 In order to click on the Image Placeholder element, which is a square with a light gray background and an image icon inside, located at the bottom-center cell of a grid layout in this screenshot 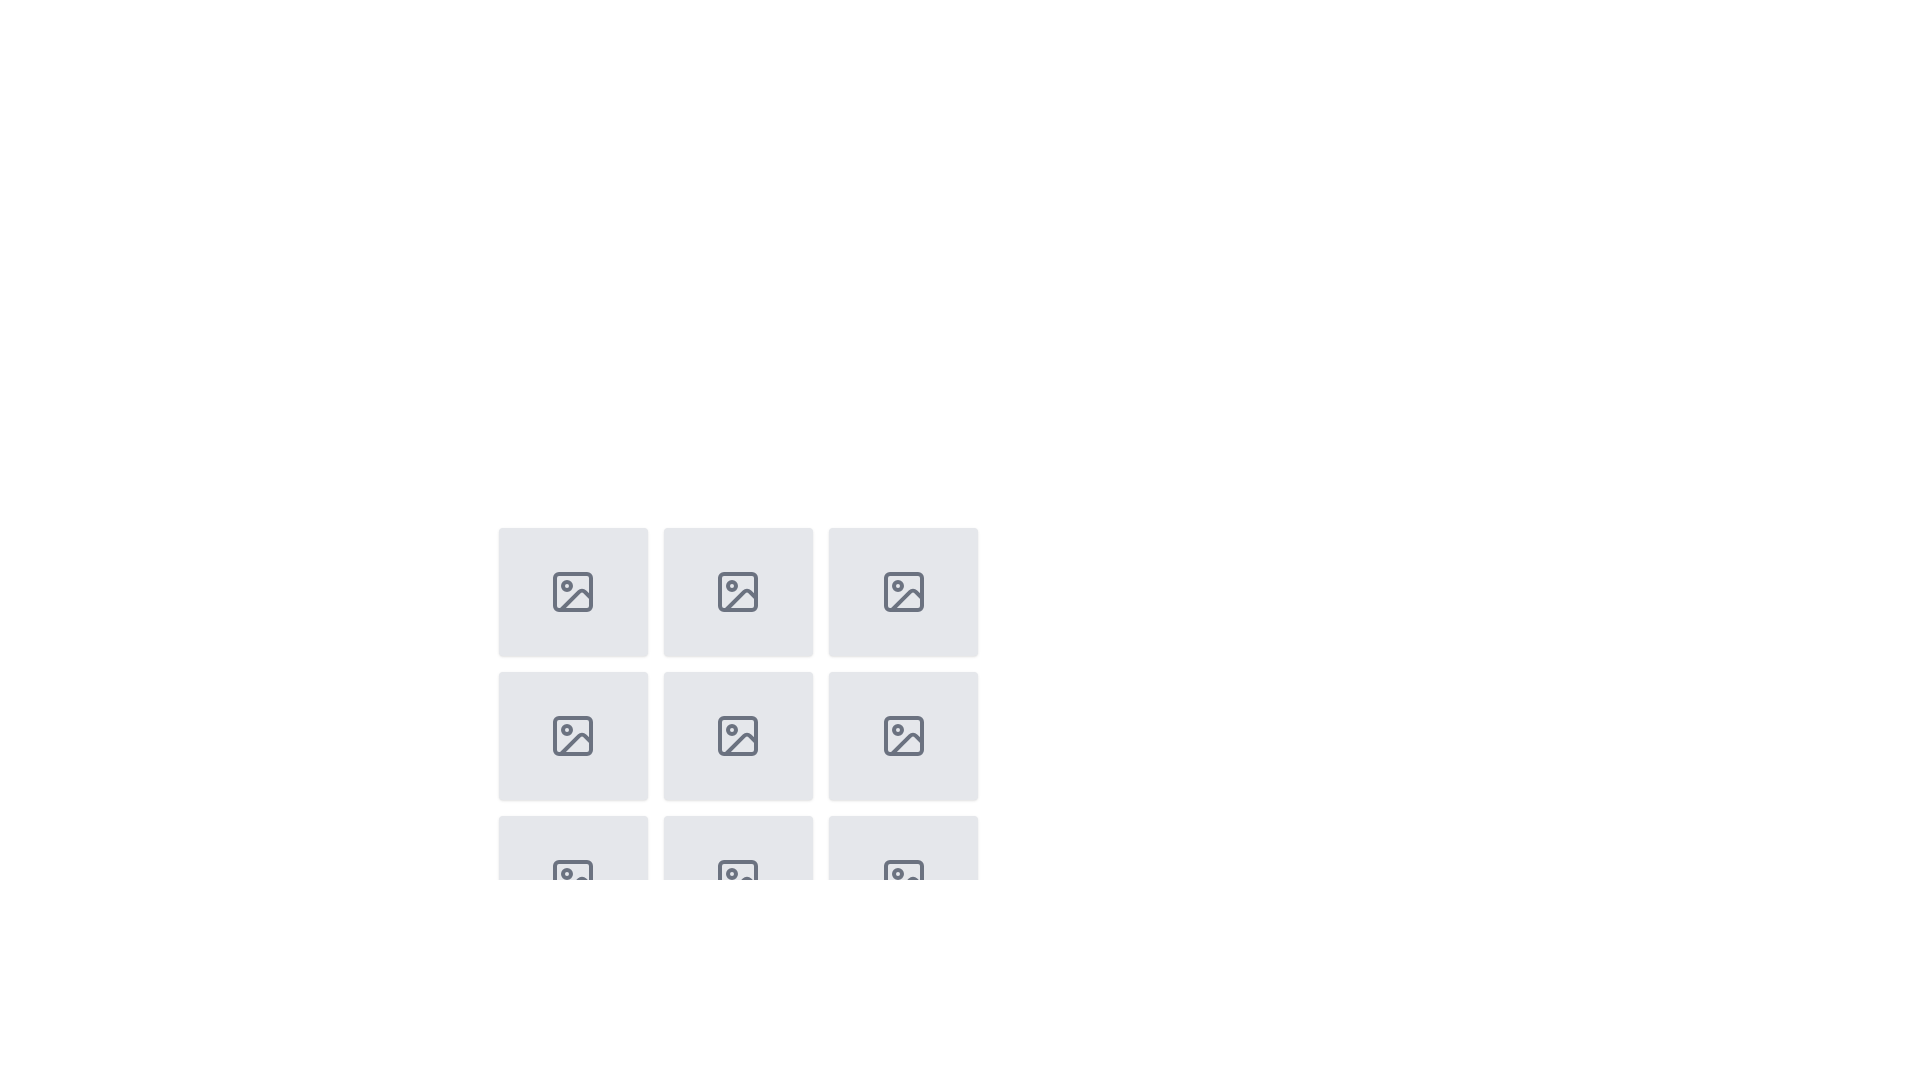, I will do `click(737, 878)`.